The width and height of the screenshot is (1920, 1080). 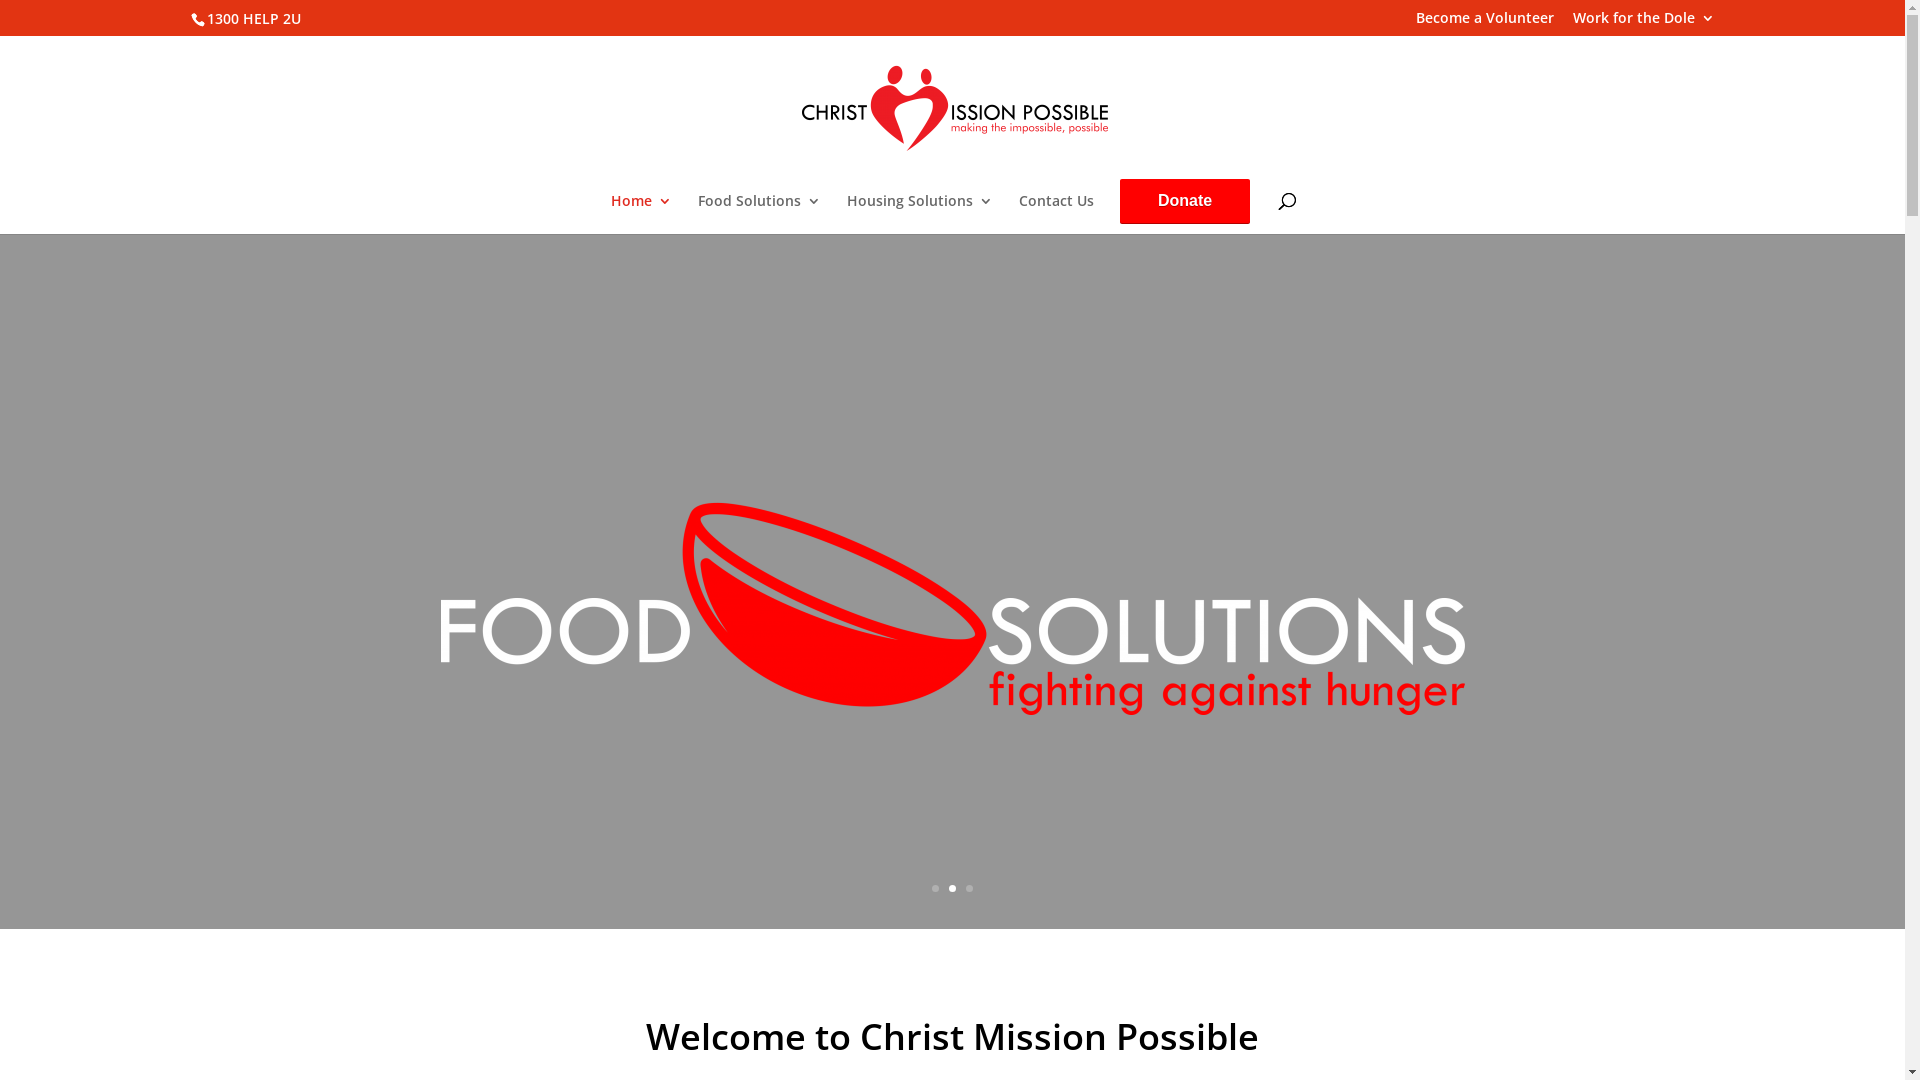 What do you see at coordinates (934, 887) in the screenshot?
I see `'1'` at bounding box center [934, 887].